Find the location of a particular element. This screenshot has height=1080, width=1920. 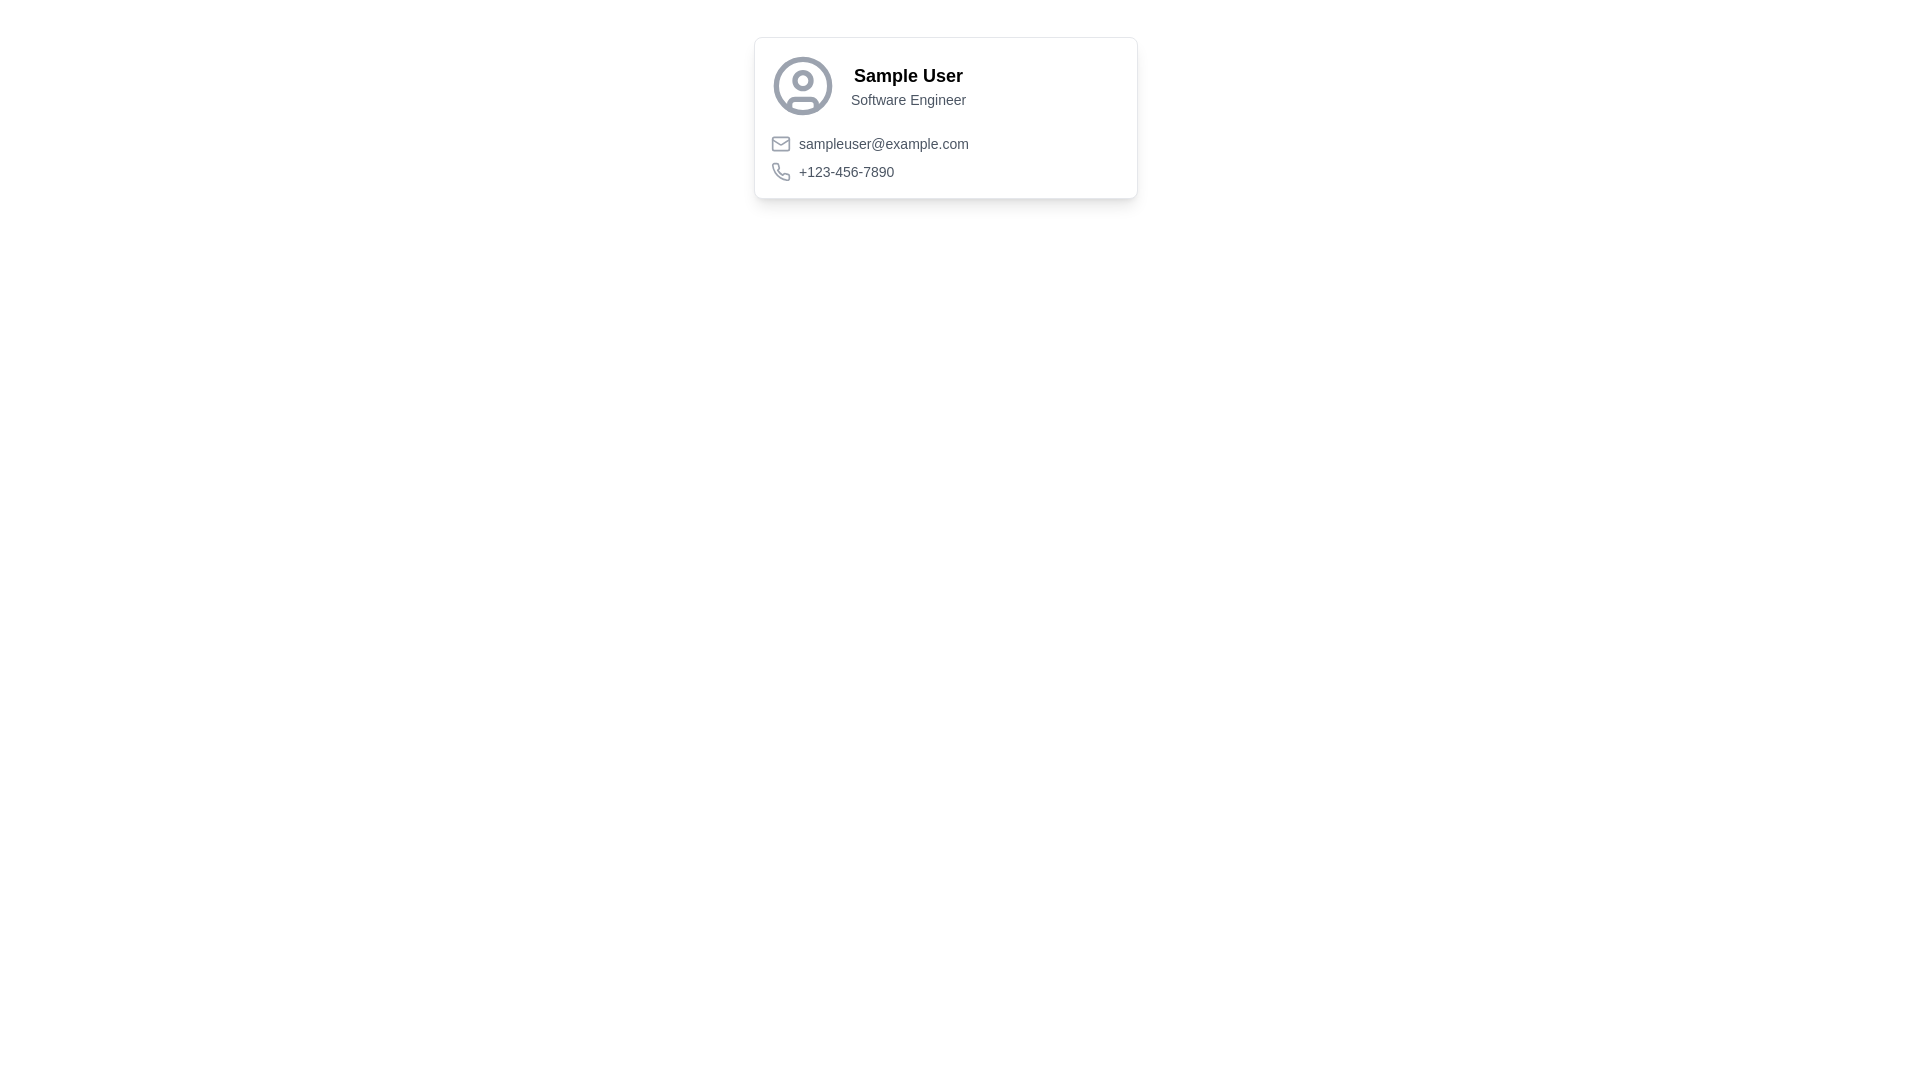

the phone icon located in the bottom-right section of the interface, to the left of the phone number '+123-456-7890' is located at coordinates (780, 171).